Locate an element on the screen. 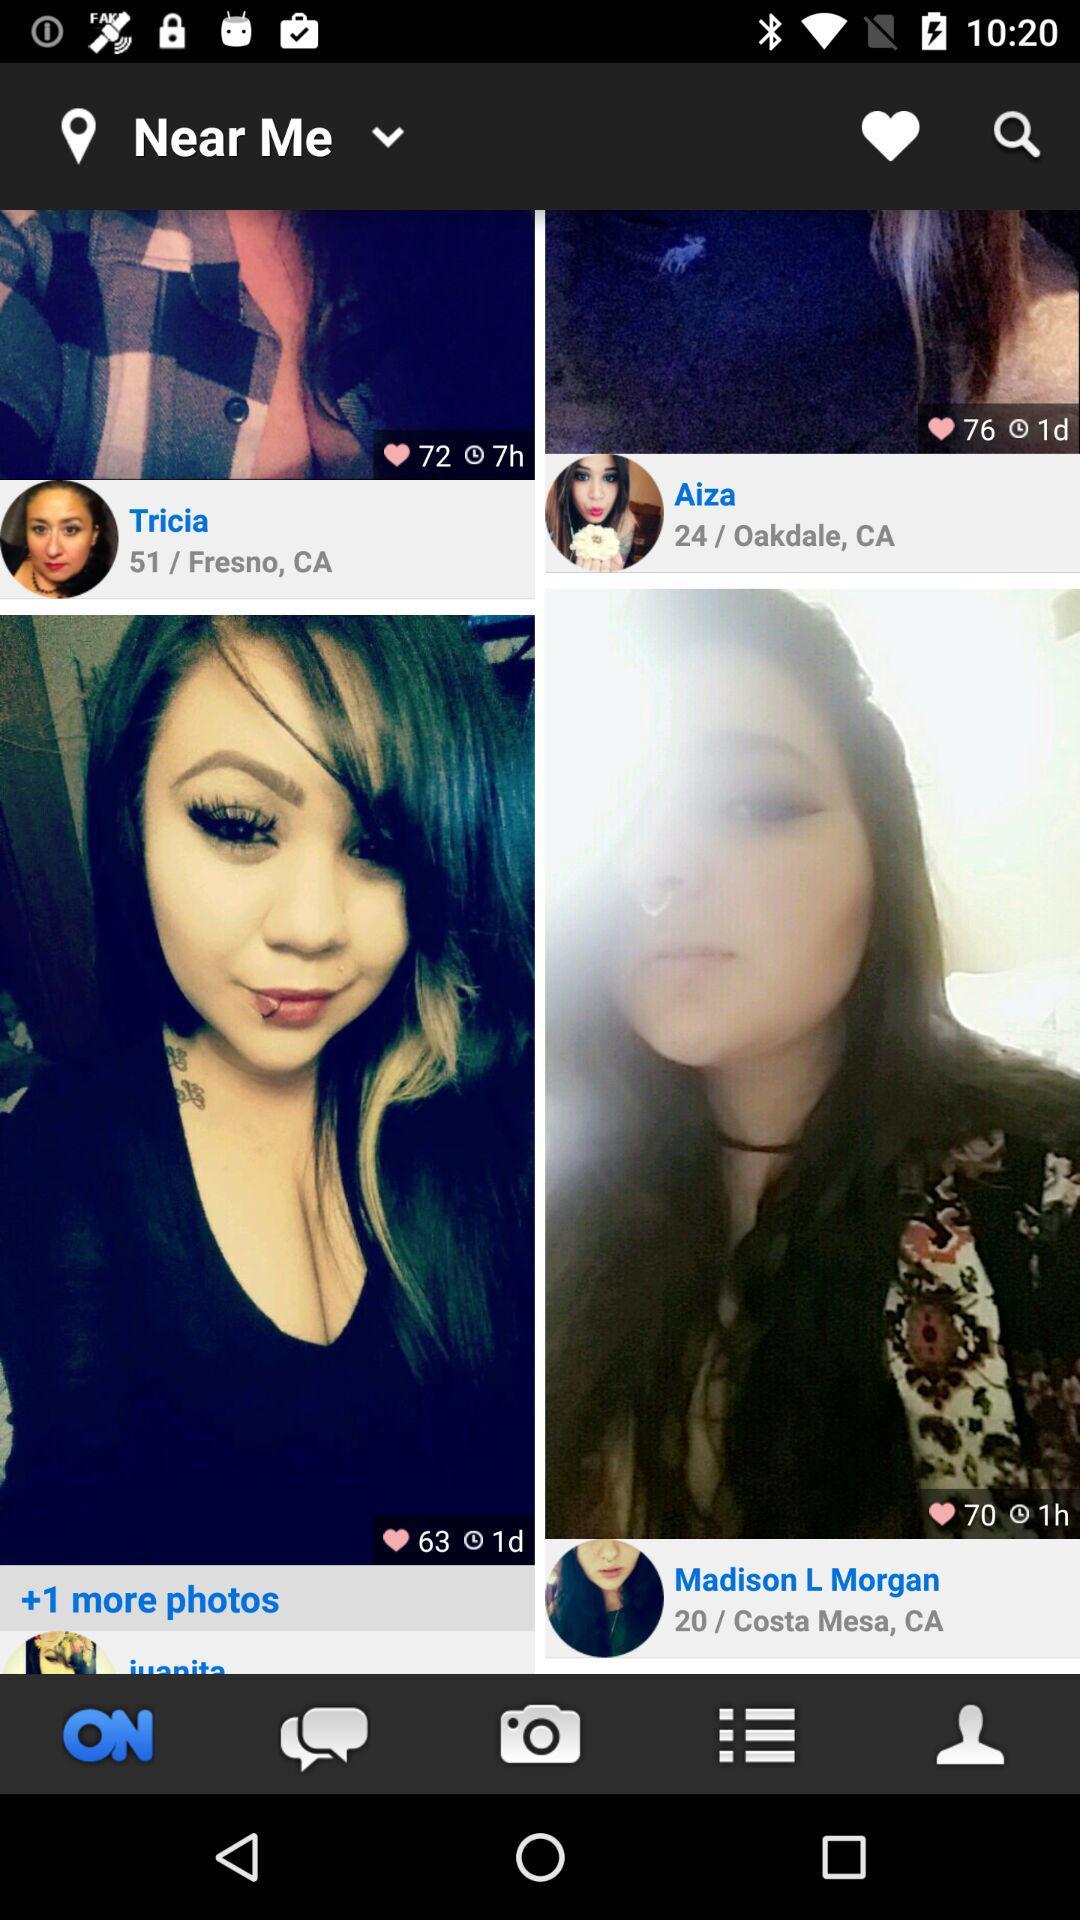  image in full size is located at coordinates (812, 1062).